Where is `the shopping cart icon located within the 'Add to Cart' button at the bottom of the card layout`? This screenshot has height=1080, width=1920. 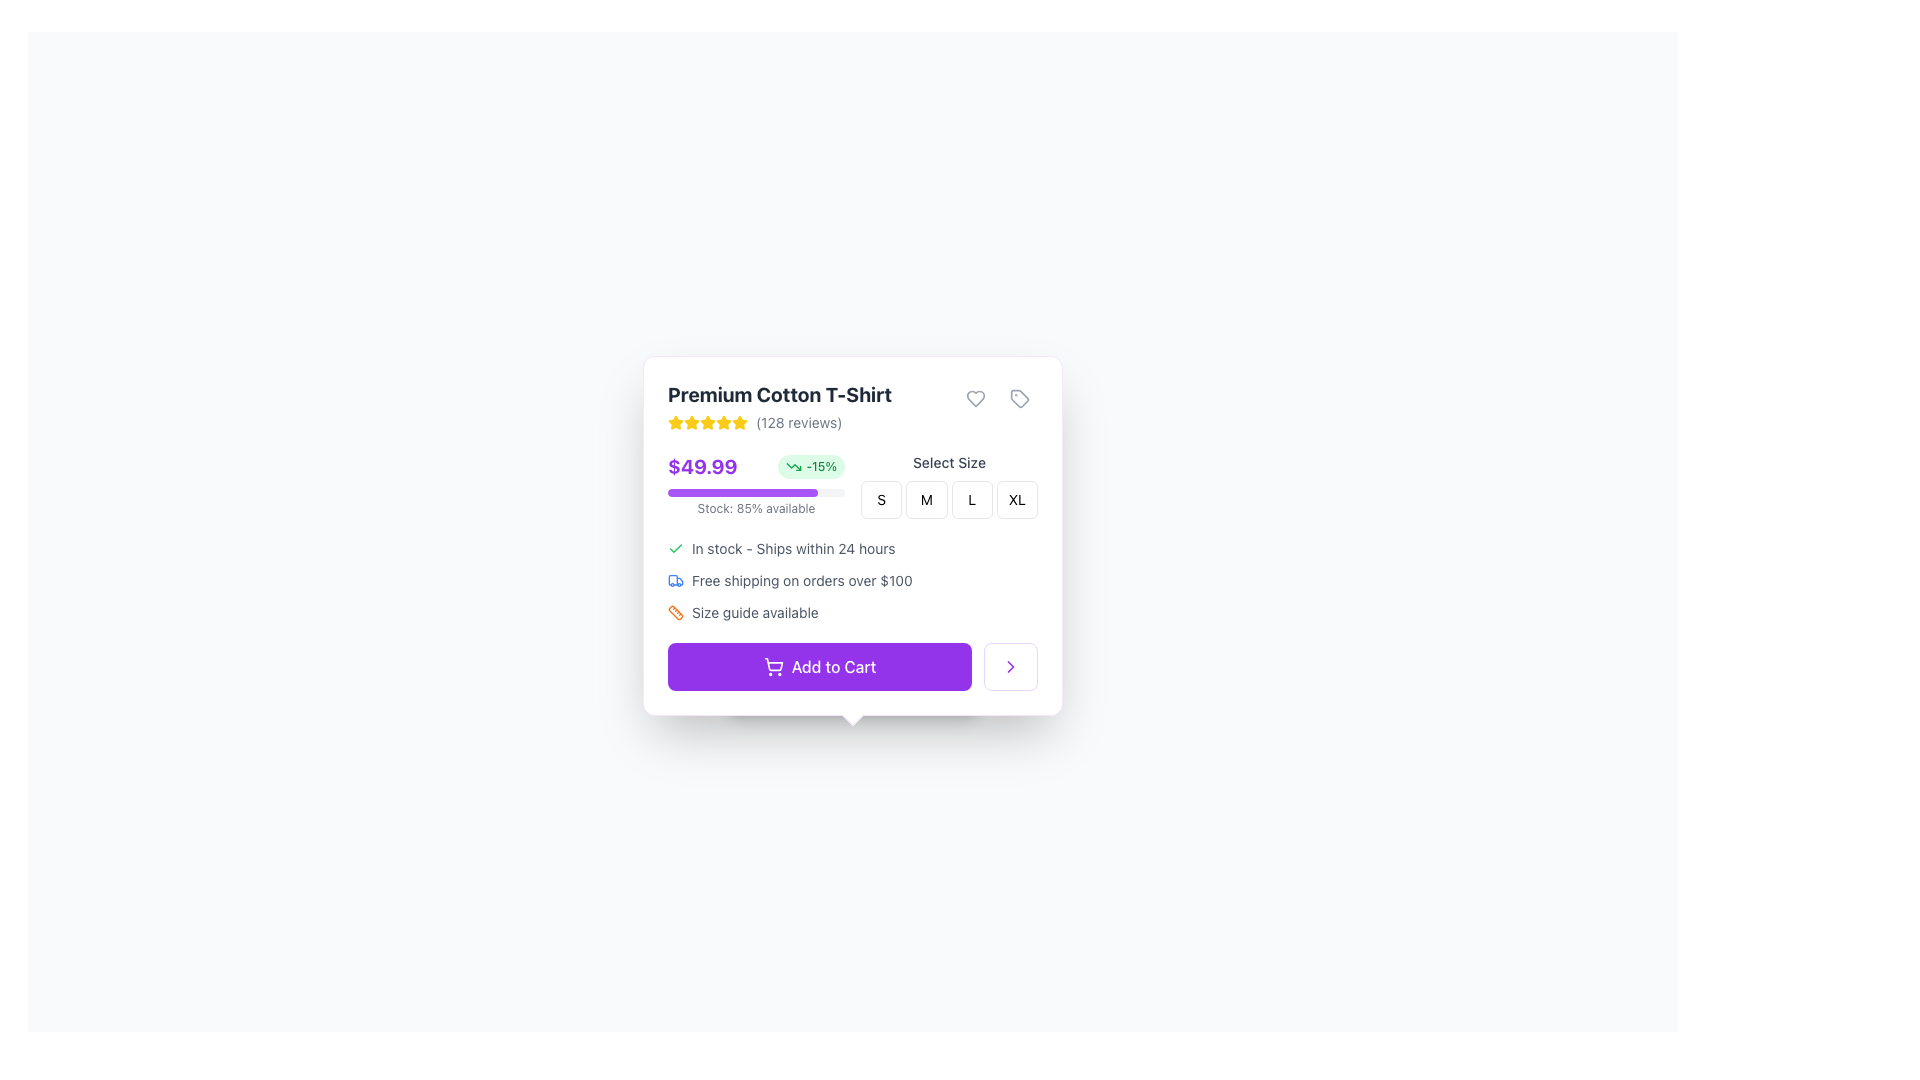 the shopping cart icon located within the 'Add to Cart' button at the bottom of the card layout is located at coordinates (772, 667).